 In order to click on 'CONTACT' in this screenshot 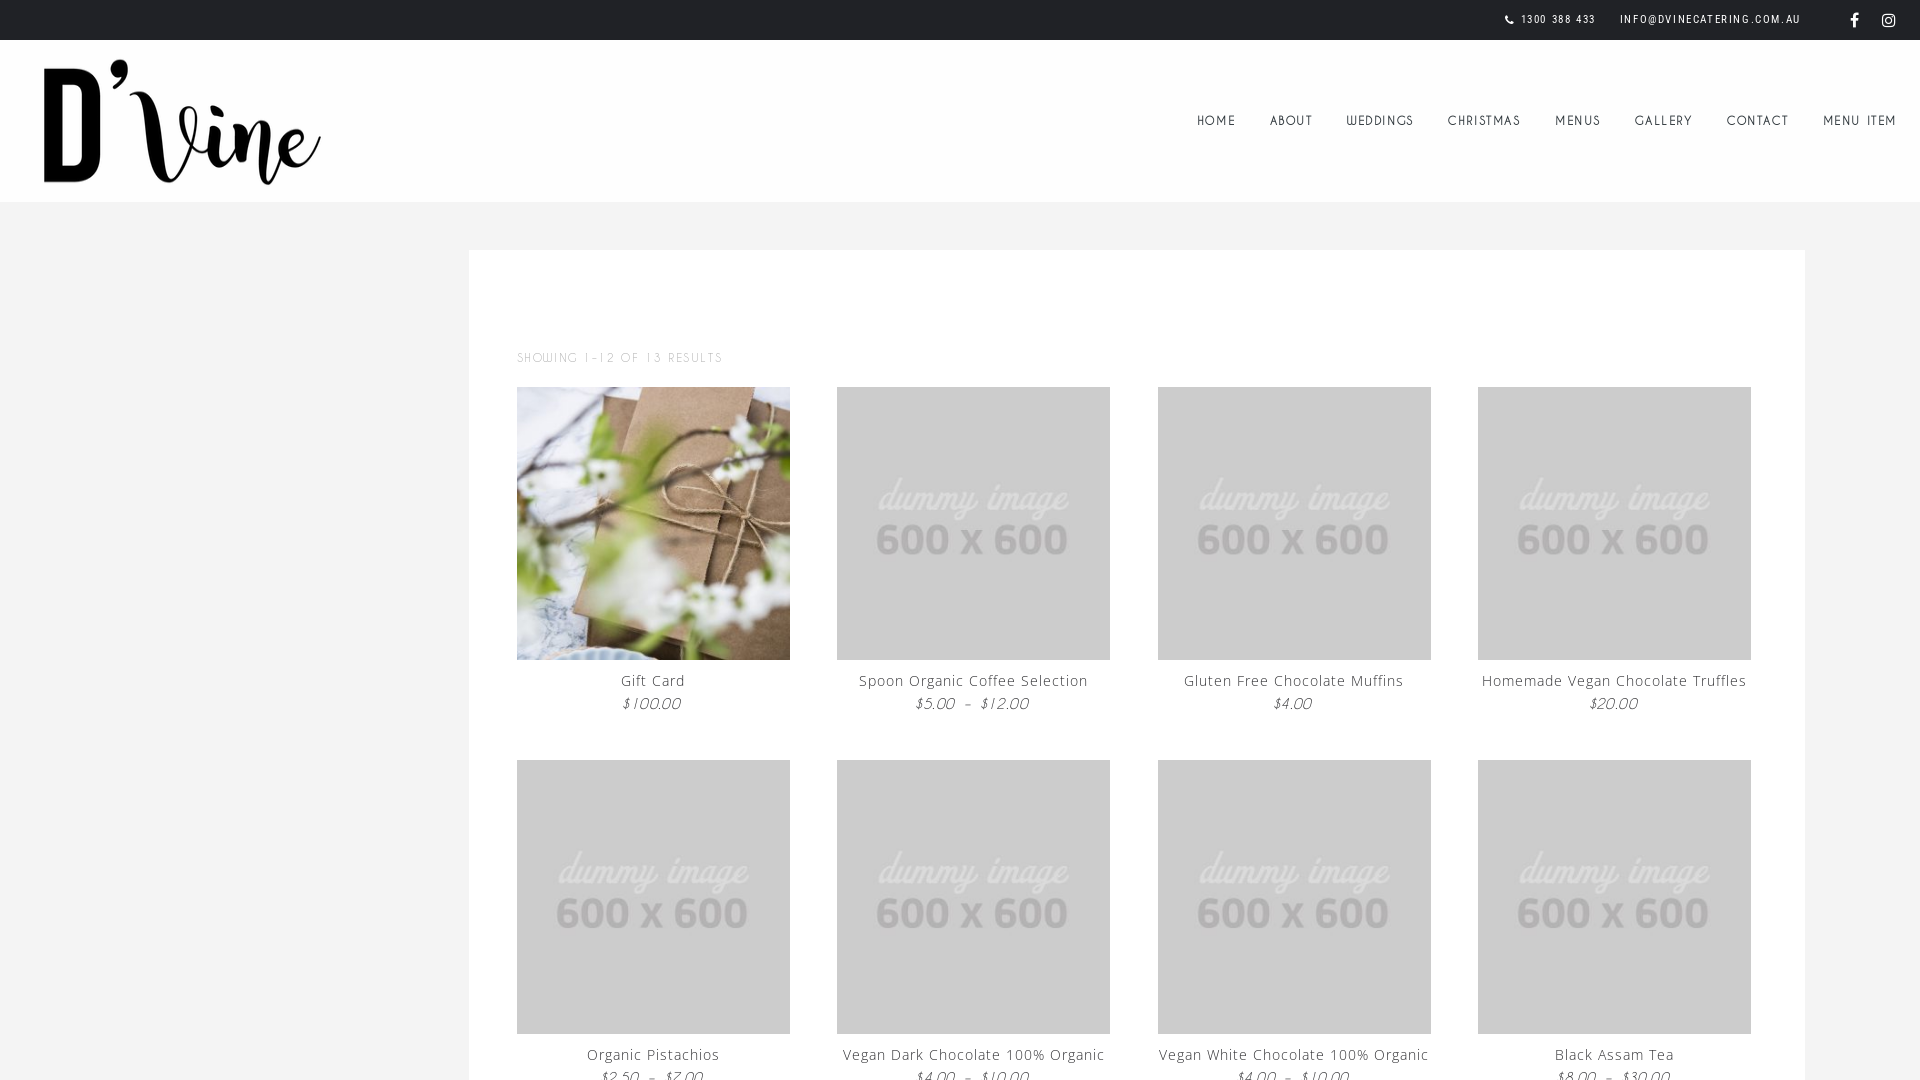, I will do `click(1756, 119)`.